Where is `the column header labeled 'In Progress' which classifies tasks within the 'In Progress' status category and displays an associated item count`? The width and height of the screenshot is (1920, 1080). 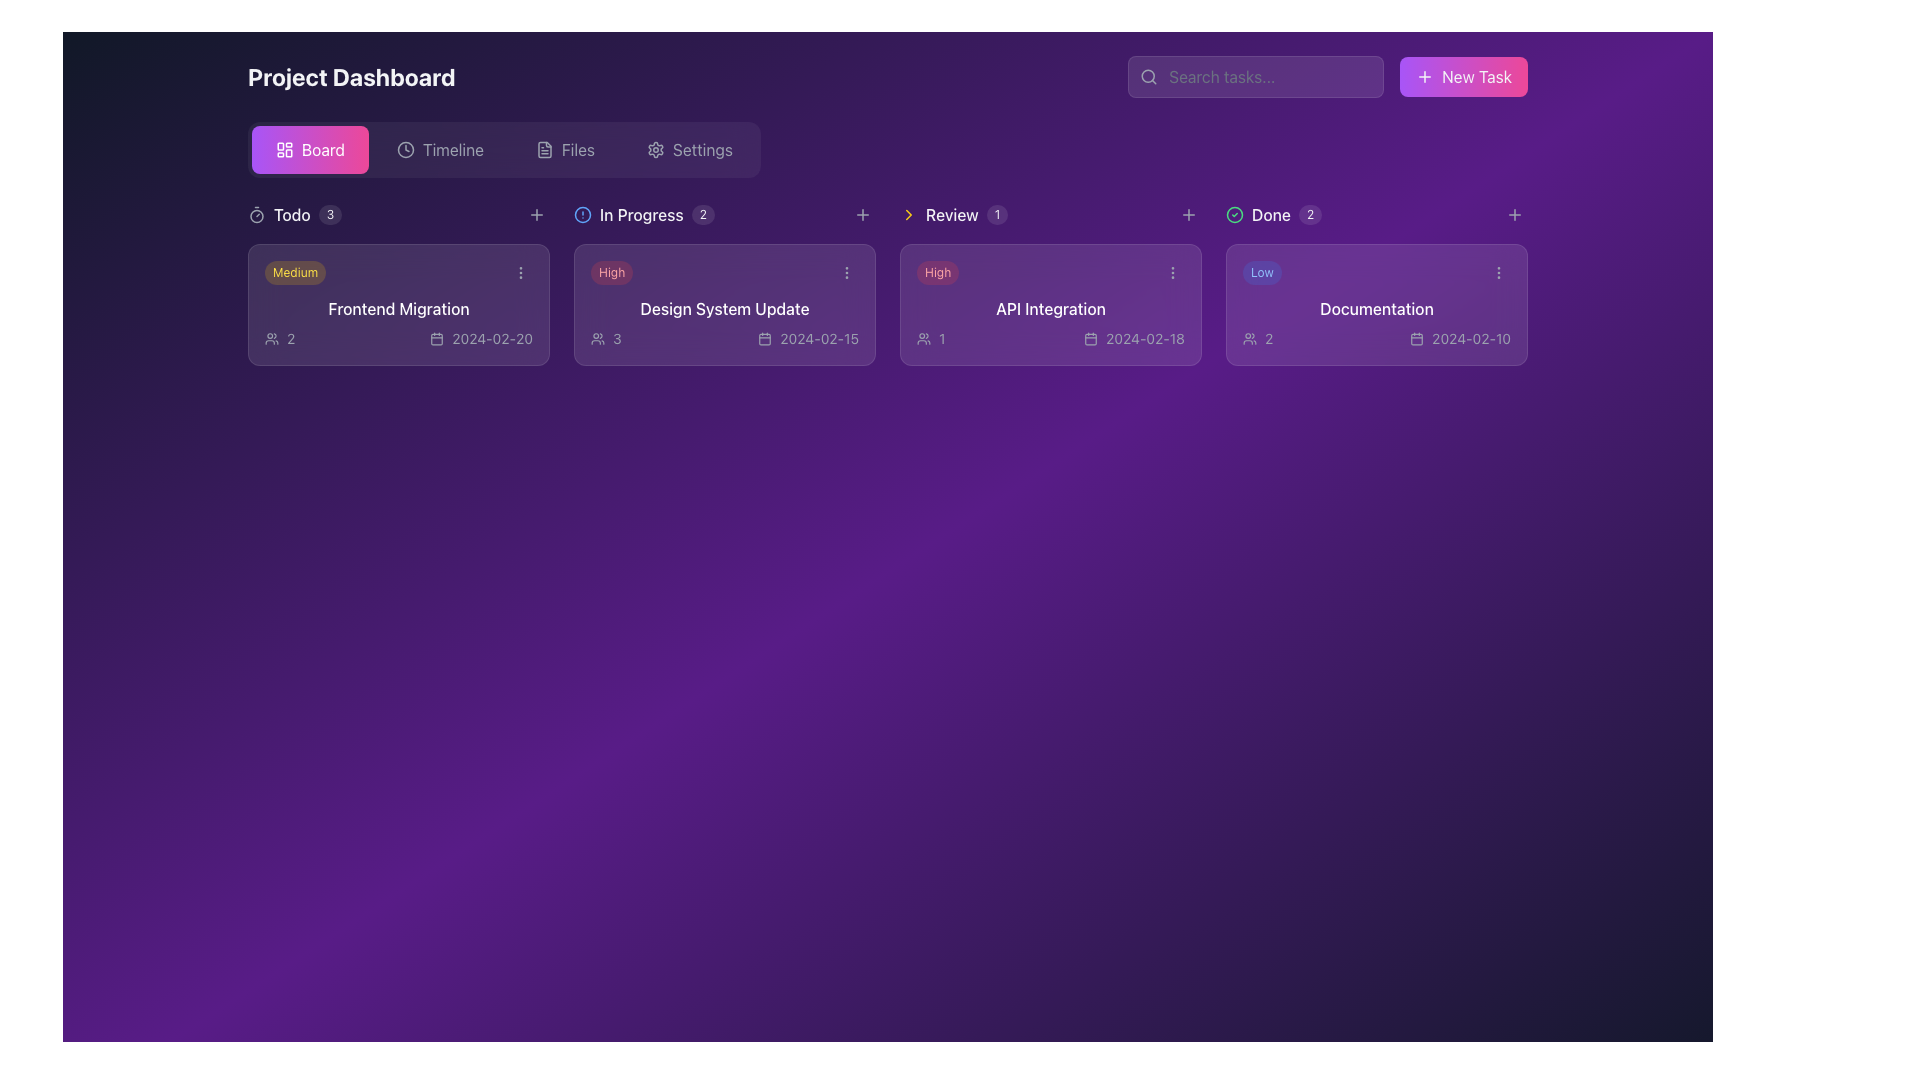 the column header labeled 'In Progress' which classifies tasks within the 'In Progress' status category and displays an associated item count is located at coordinates (644, 215).